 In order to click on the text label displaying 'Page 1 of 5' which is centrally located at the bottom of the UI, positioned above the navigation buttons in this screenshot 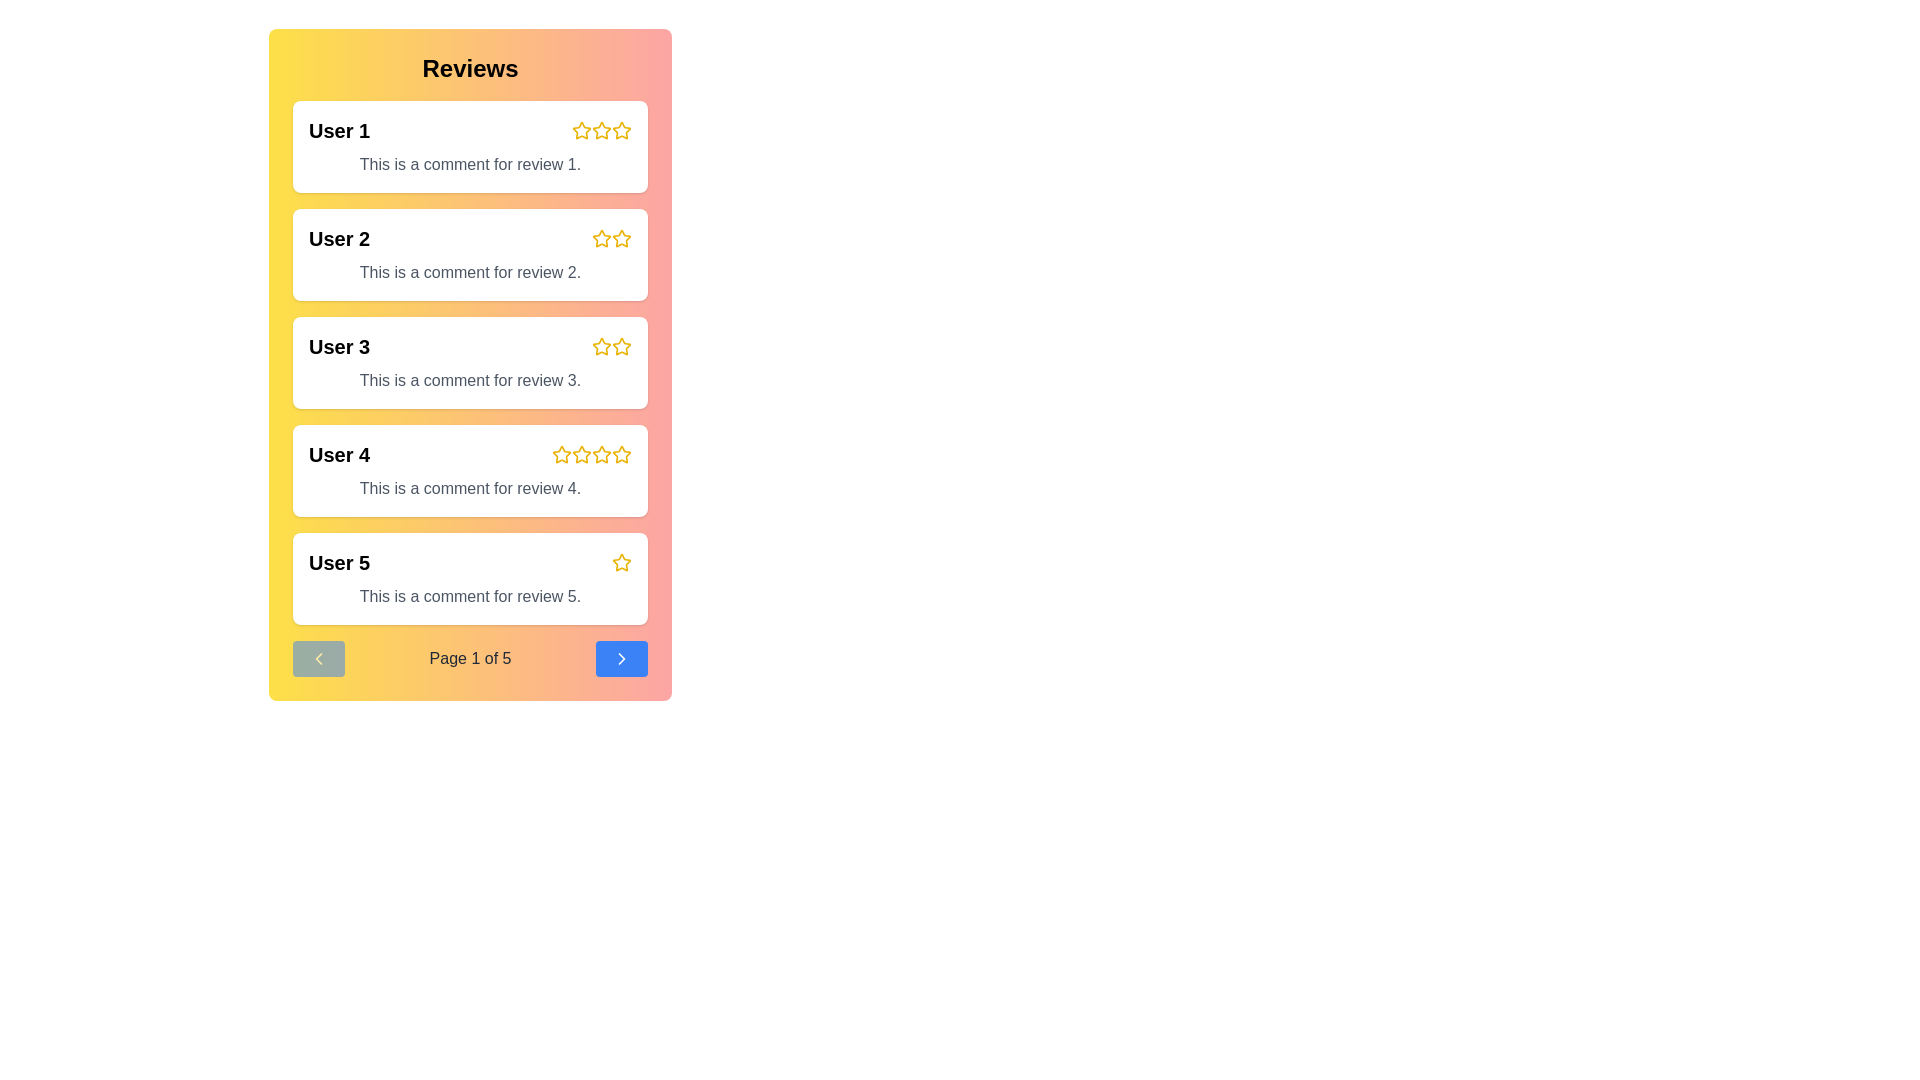, I will do `click(469, 659)`.